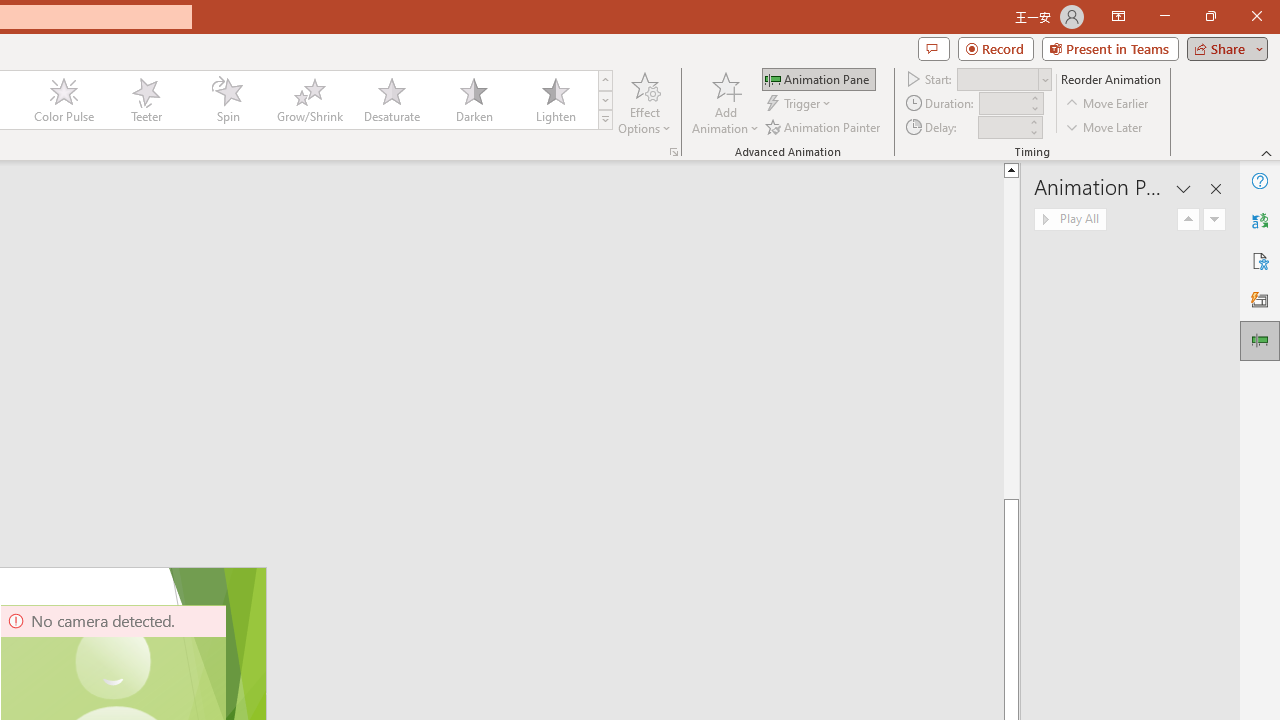  I want to click on 'Move Down', so click(1213, 219).